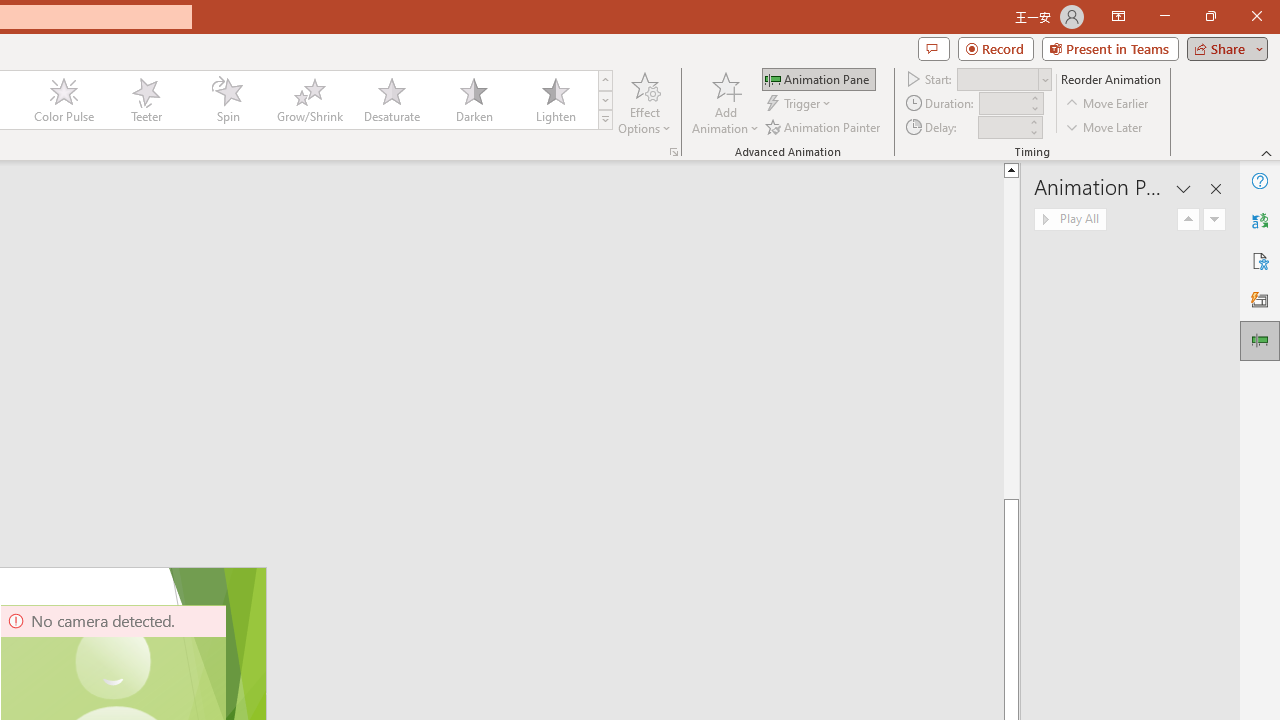  I want to click on 'Move Down', so click(1213, 219).